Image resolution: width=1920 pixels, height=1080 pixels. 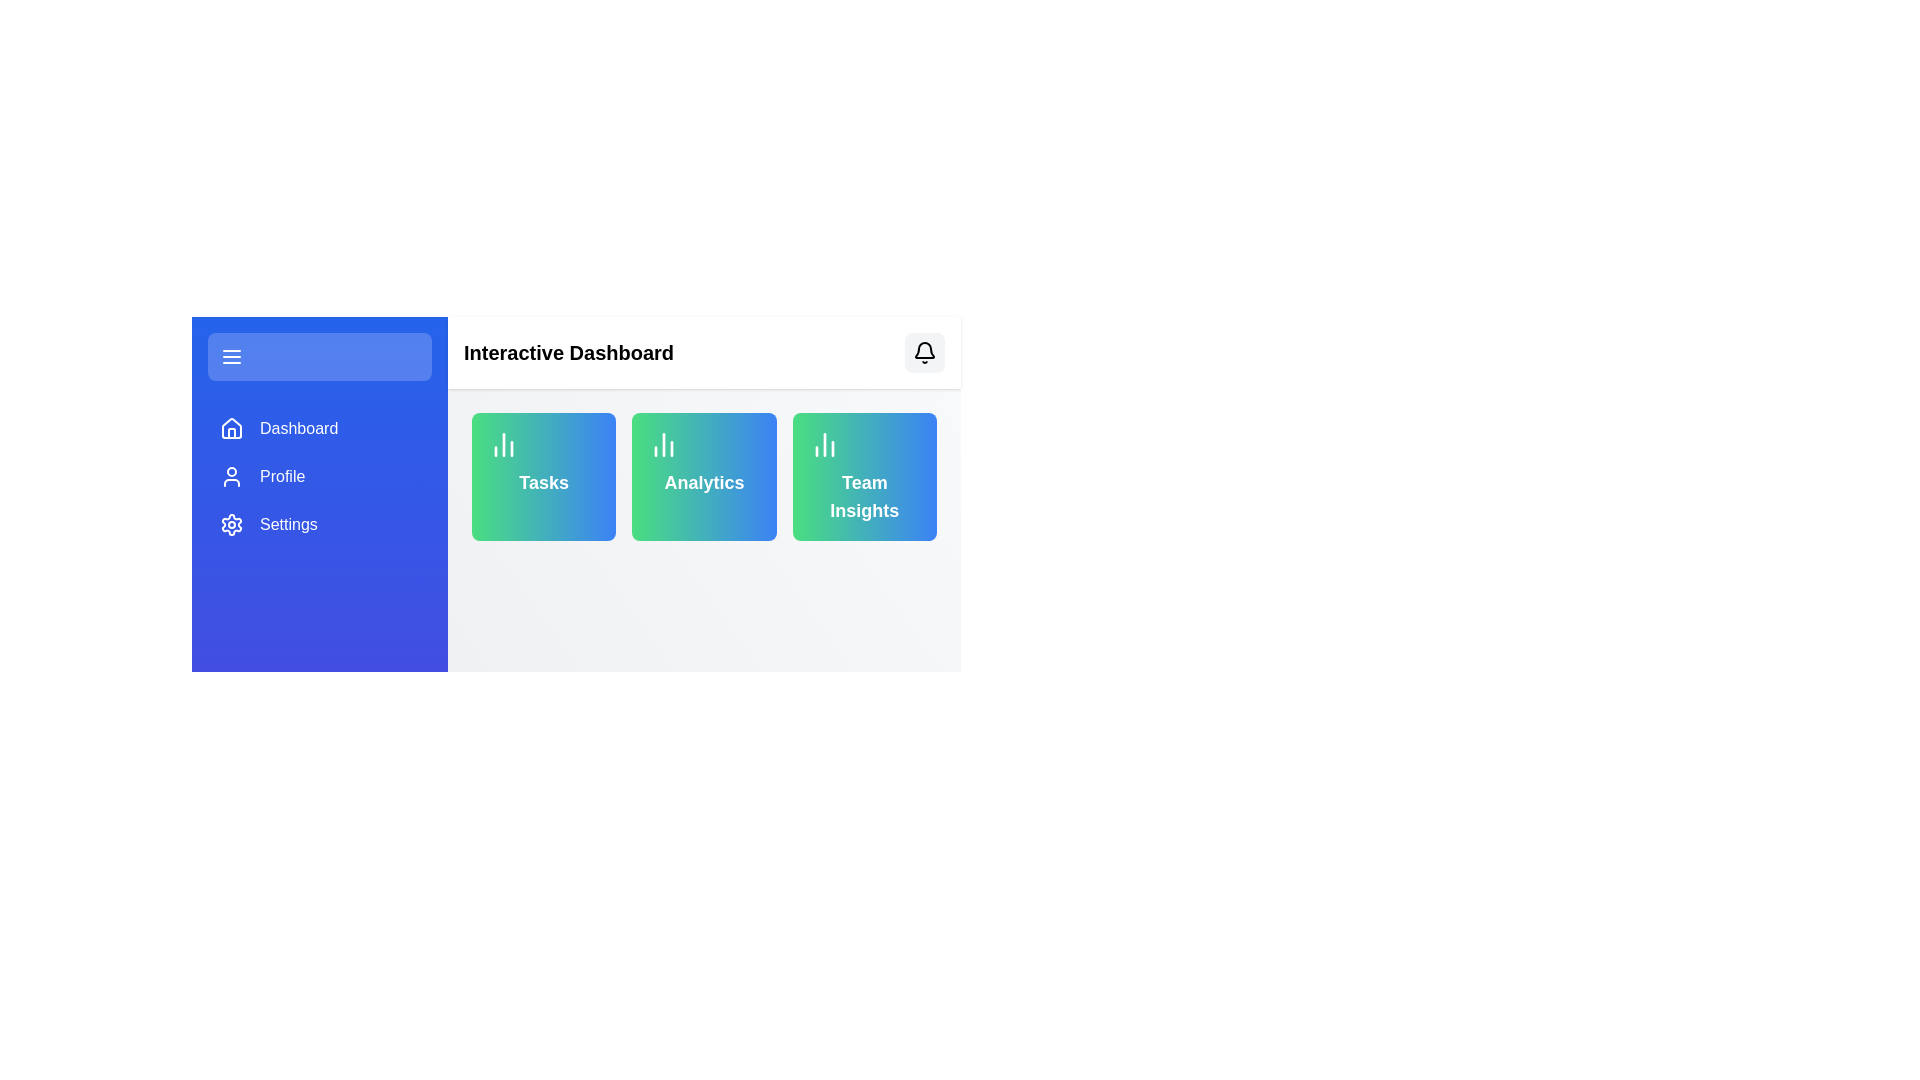 I want to click on the navigation link labeled 'Dashboard' in the left sidebar of the application, so click(x=298, y=427).